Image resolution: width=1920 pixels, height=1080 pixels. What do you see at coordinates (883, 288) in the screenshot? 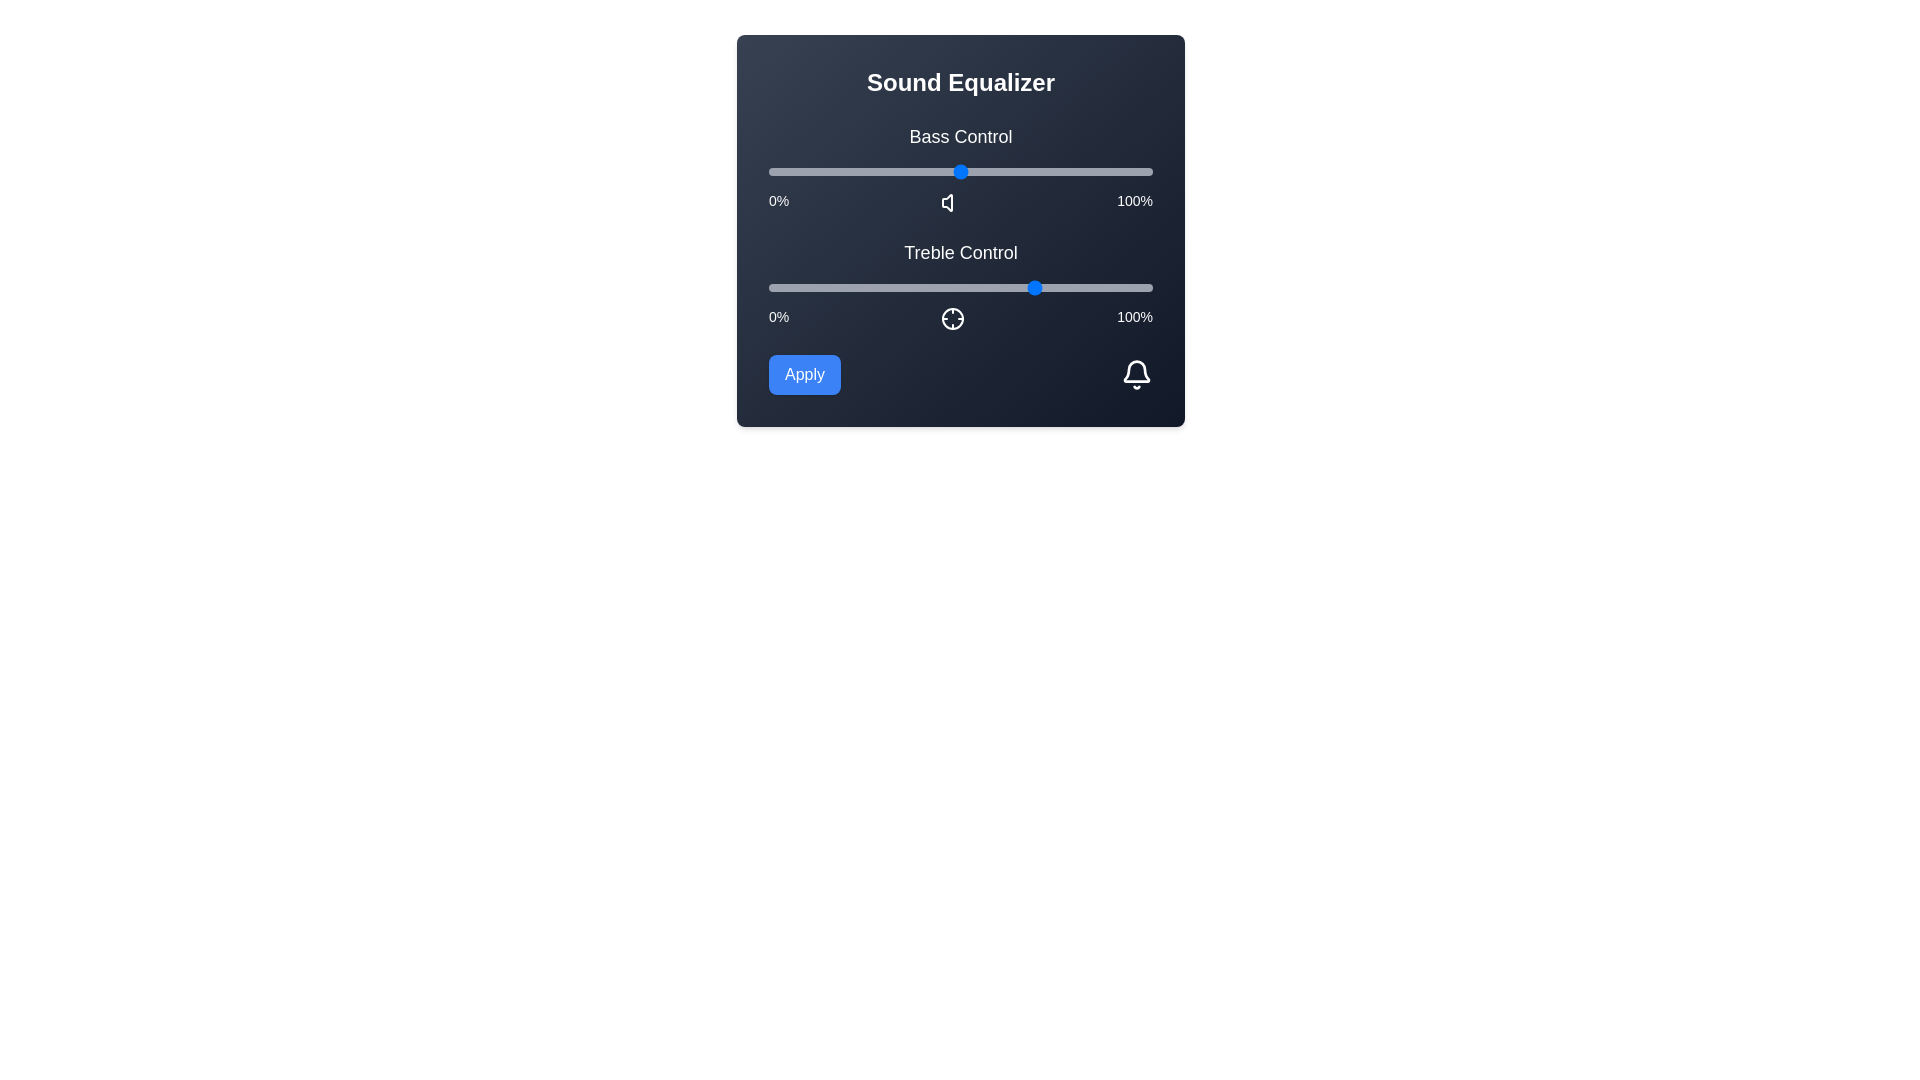
I see `the treble slider to 30%` at bounding box center [883, 288].